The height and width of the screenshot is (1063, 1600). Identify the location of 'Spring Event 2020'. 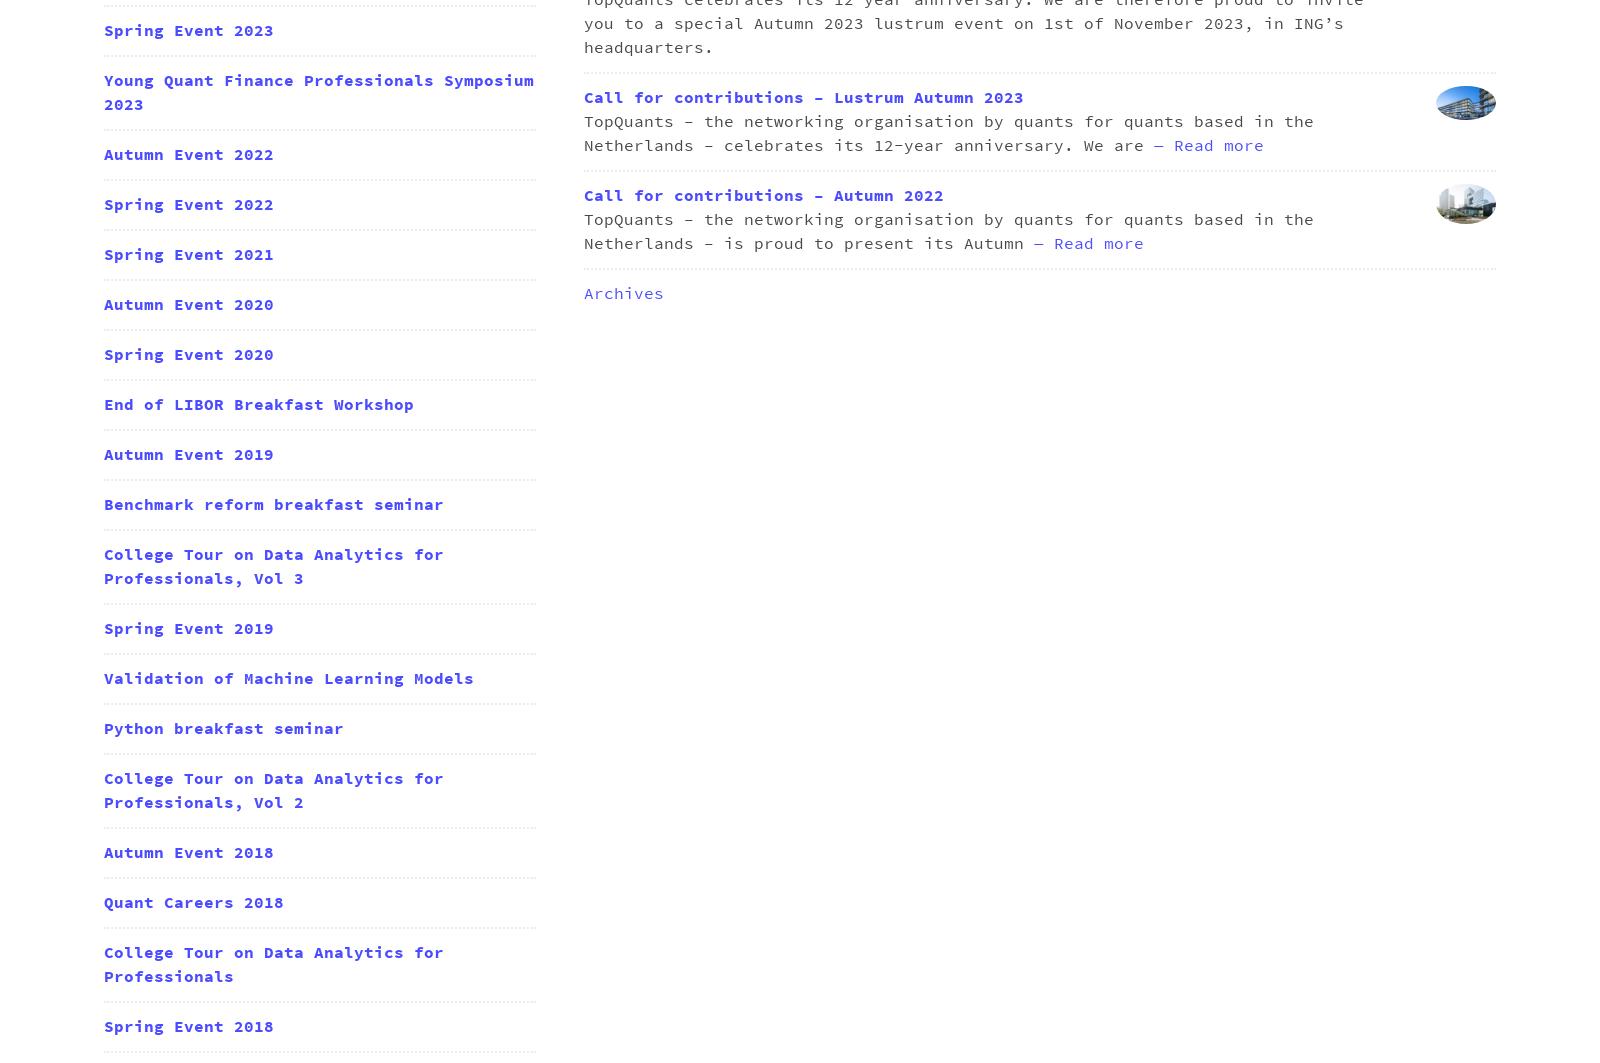
(187, 355).